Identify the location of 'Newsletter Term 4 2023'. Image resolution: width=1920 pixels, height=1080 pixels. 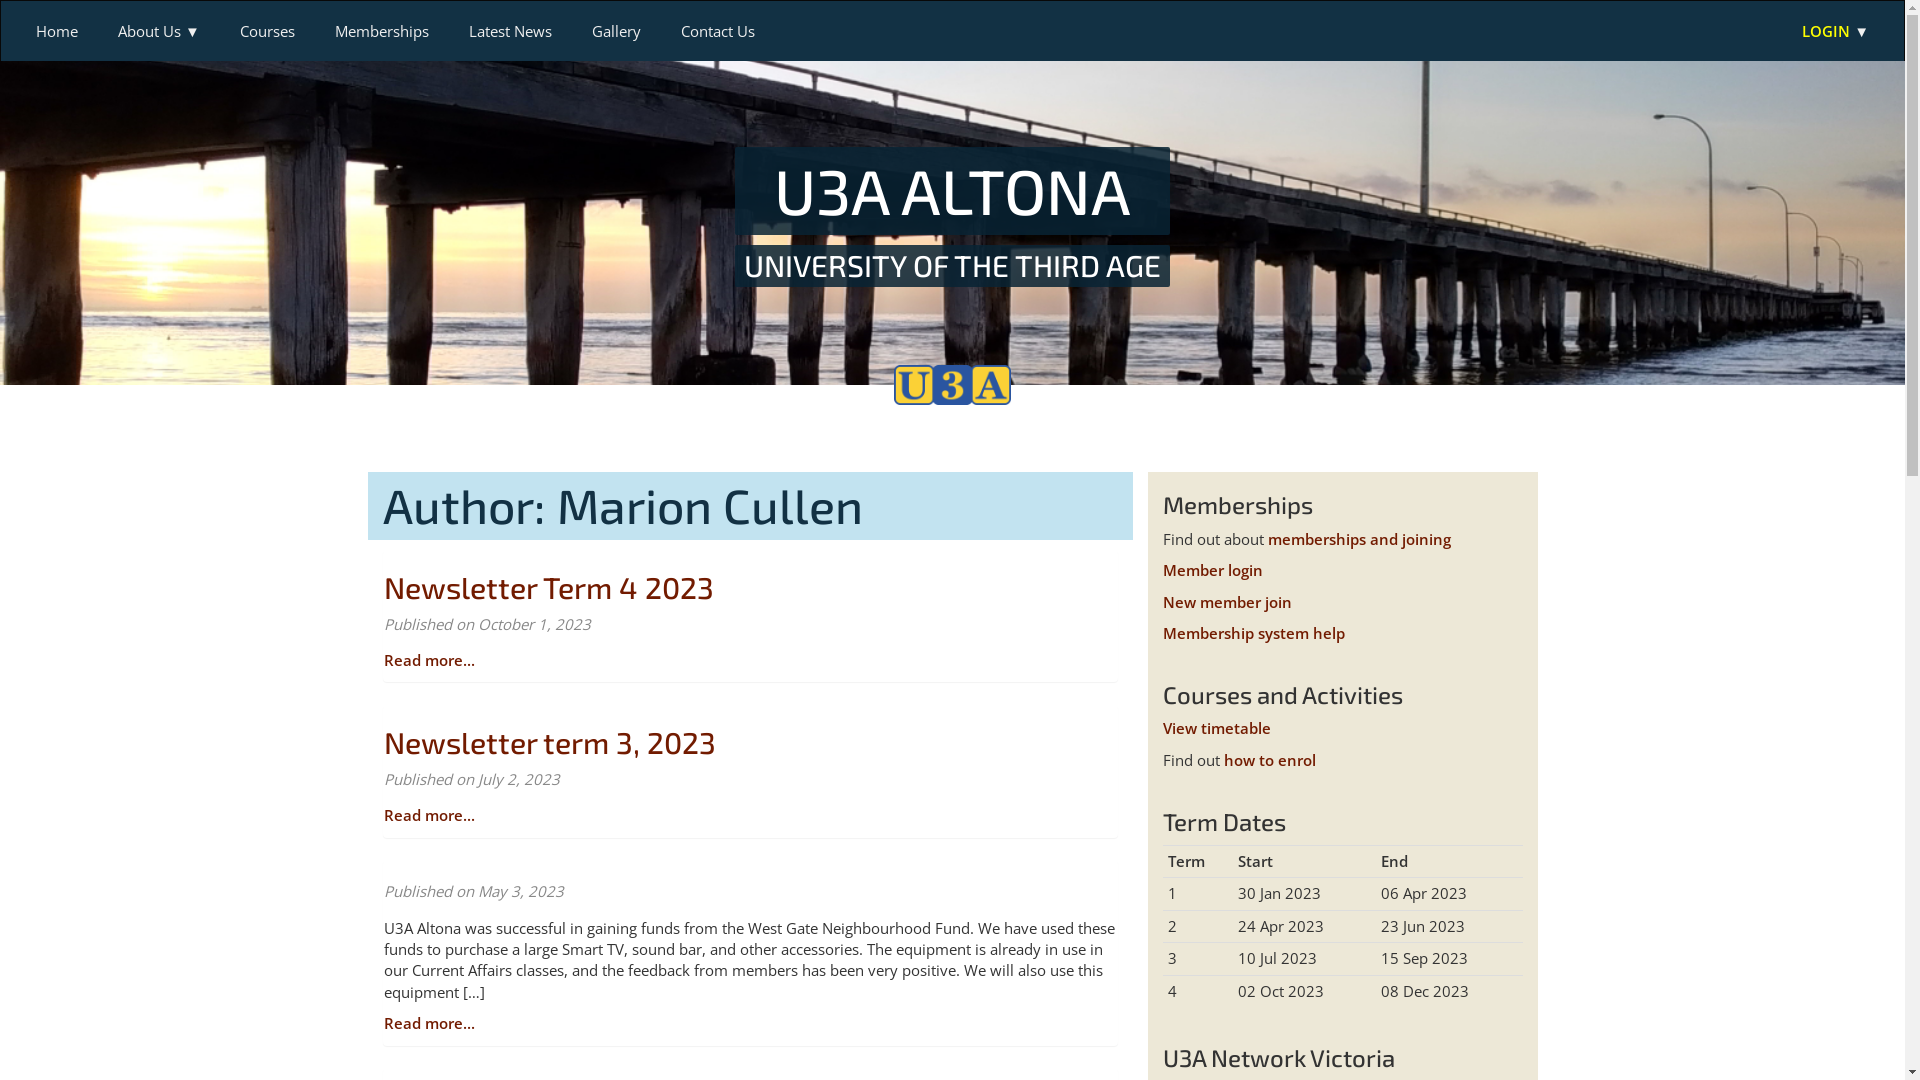
(548, 585).